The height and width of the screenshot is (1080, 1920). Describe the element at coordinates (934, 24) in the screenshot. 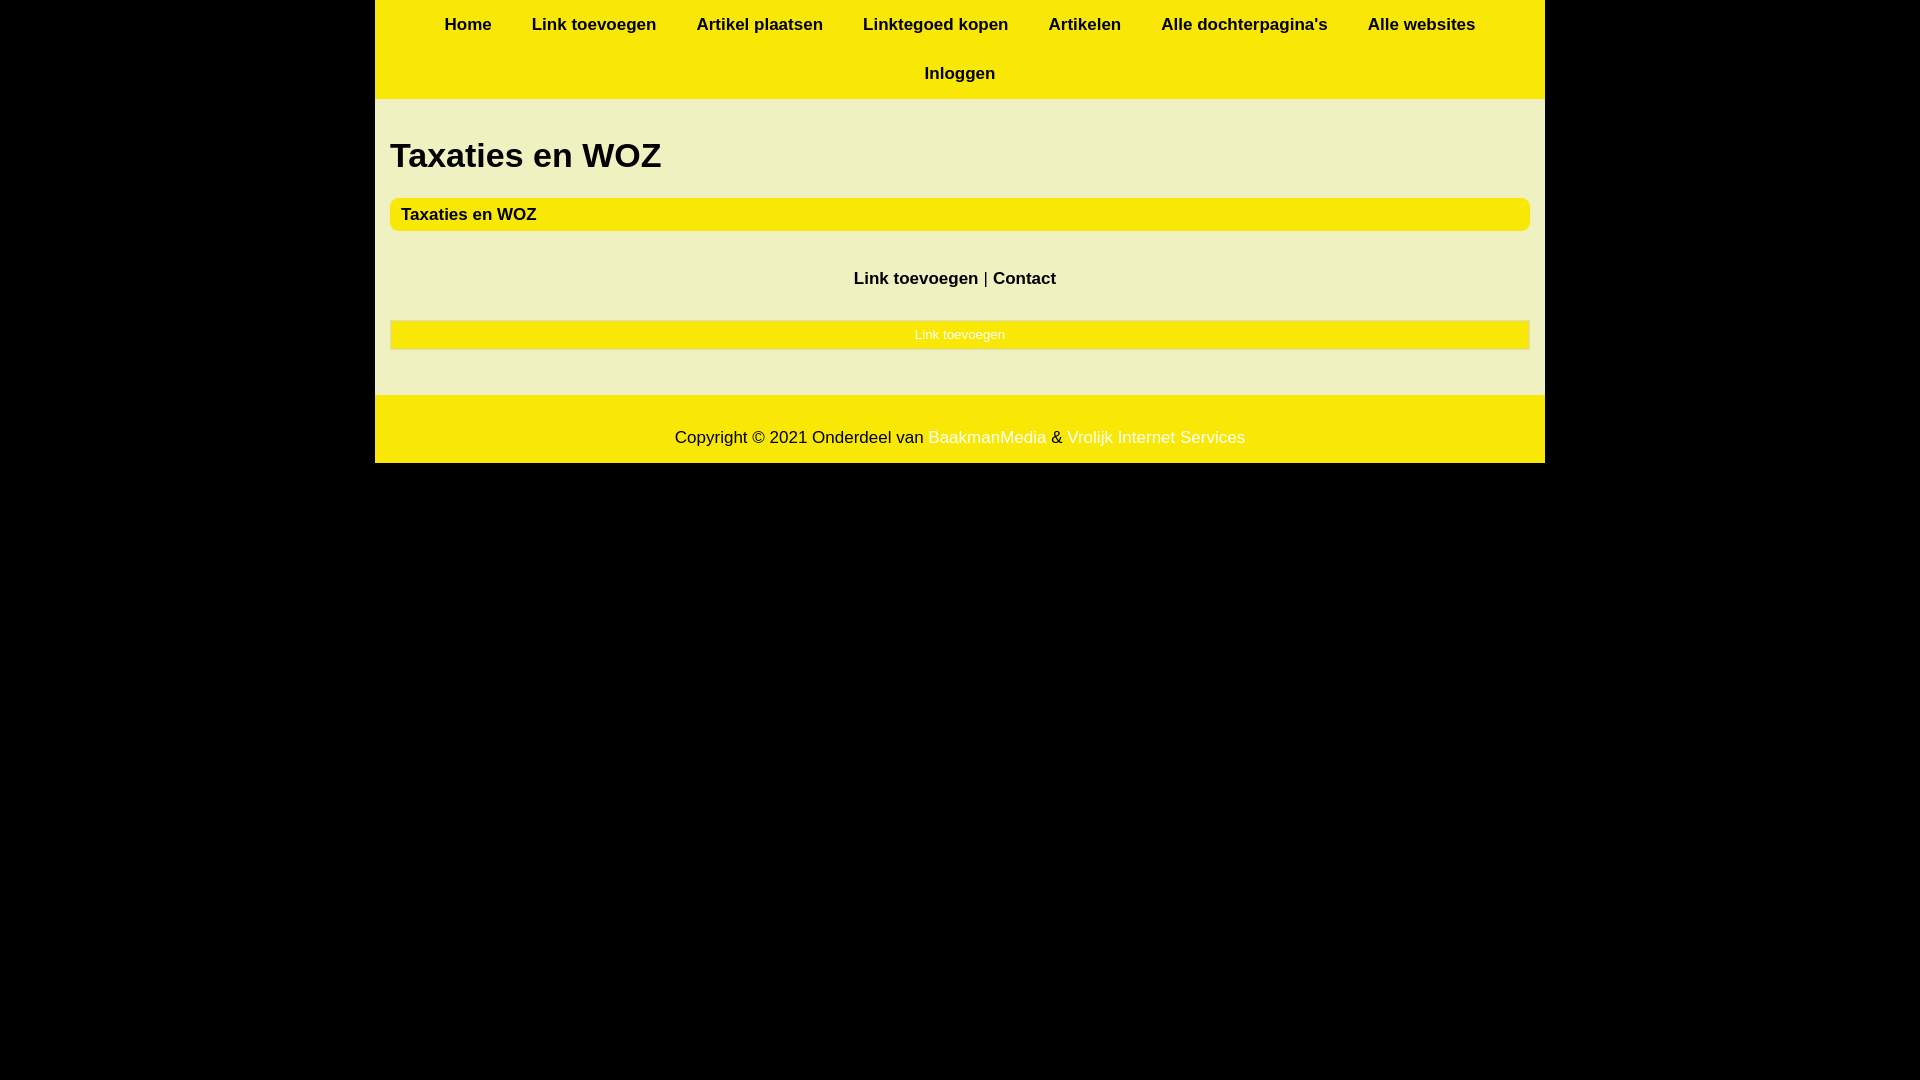

I see `'Linktegoed kopen'` at that location.